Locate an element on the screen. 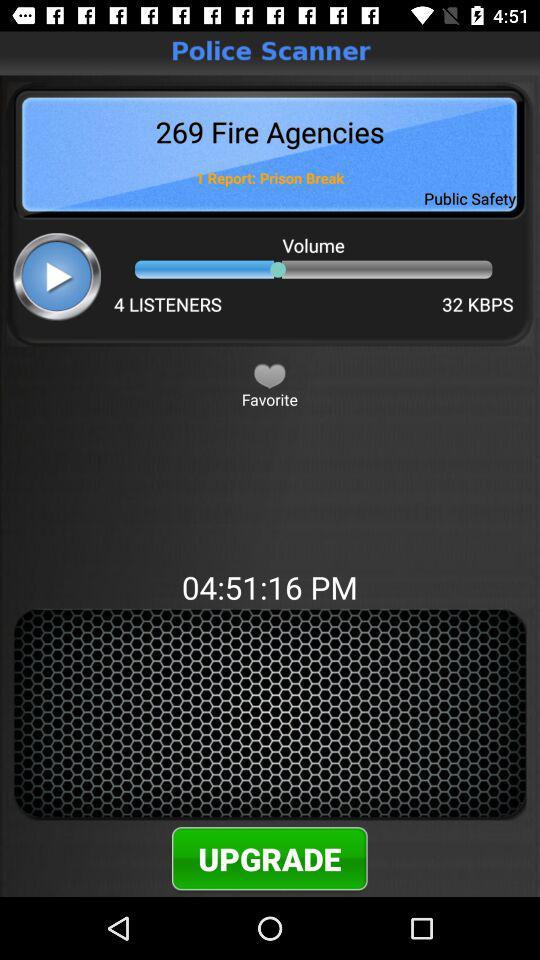 This screenshot has height=960, width=540. the app above the favorite item is located at coordinates (269, 374).